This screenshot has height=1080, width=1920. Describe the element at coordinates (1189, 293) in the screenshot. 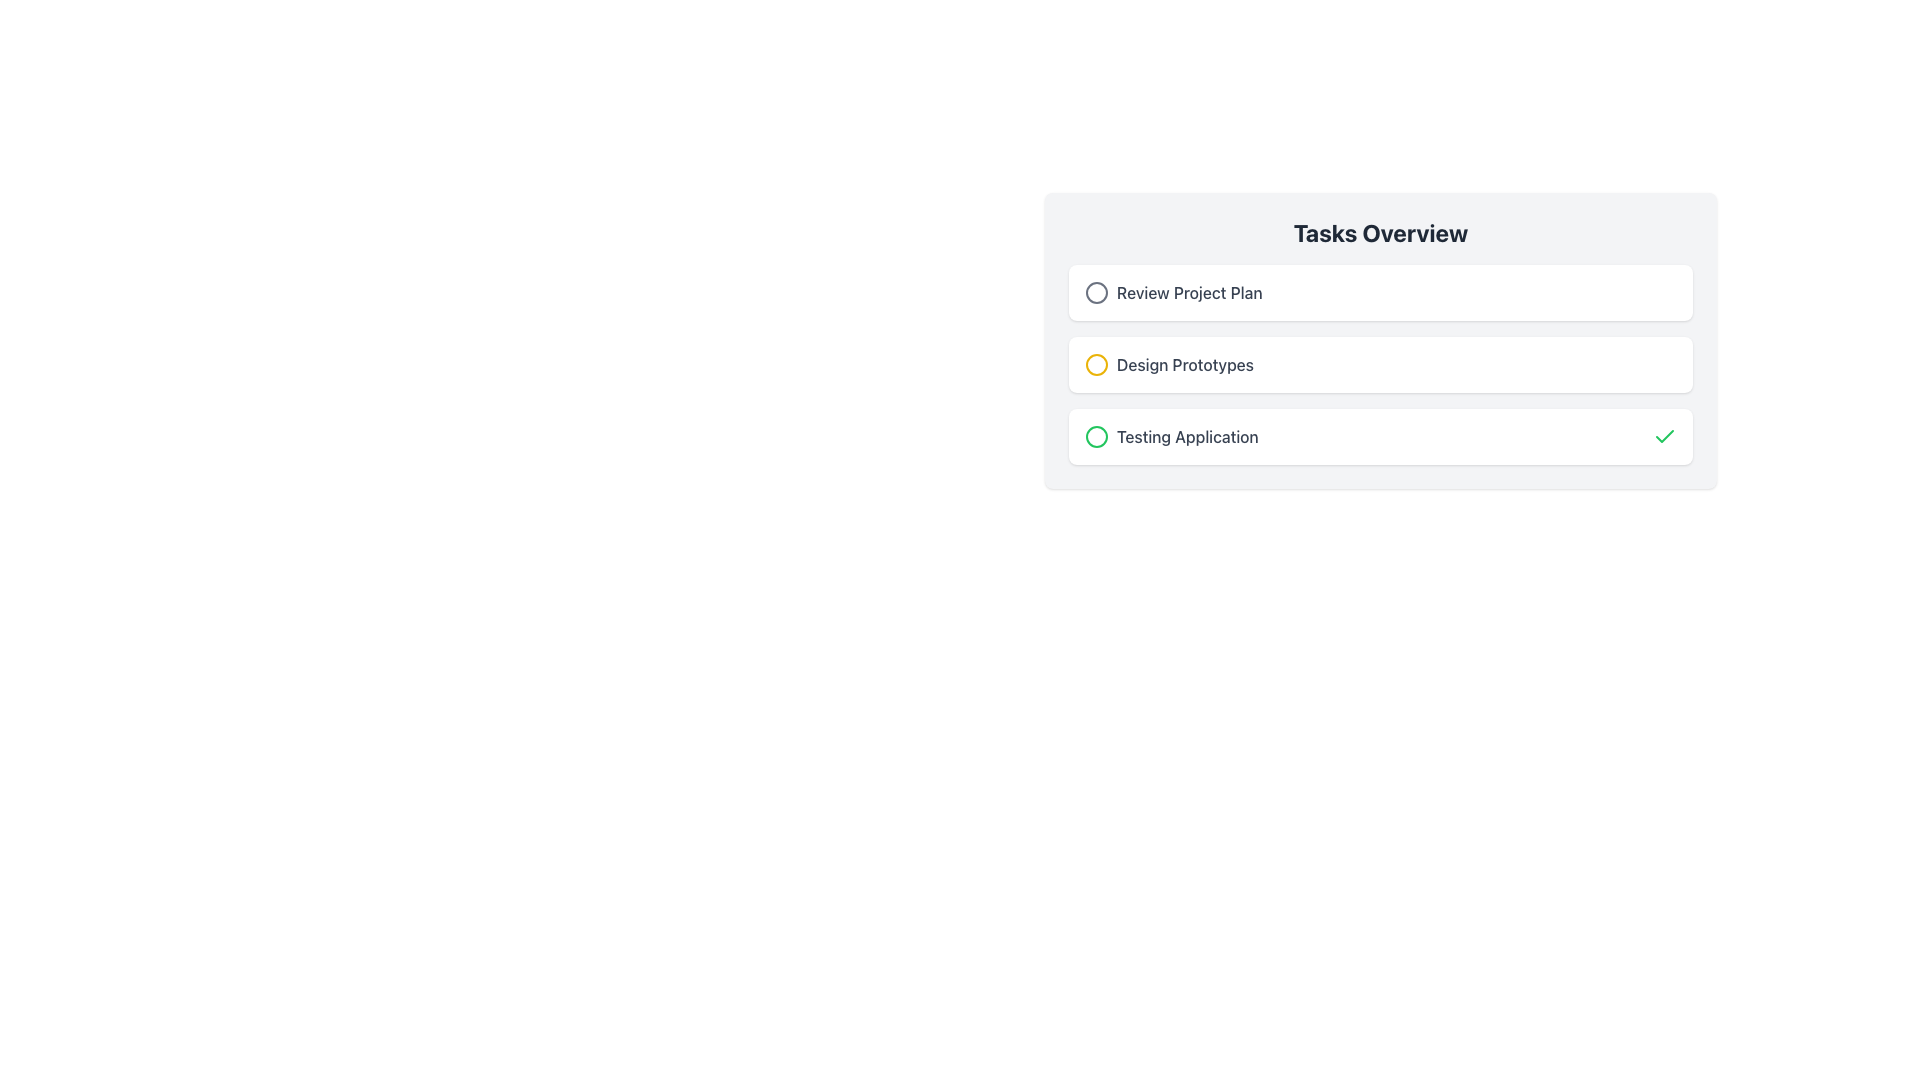

I see `the static text label reading 'Review Project Plan', which is styled in gray and positioned to the right of a circular icon in the first task section of the vertical task list` at that location.